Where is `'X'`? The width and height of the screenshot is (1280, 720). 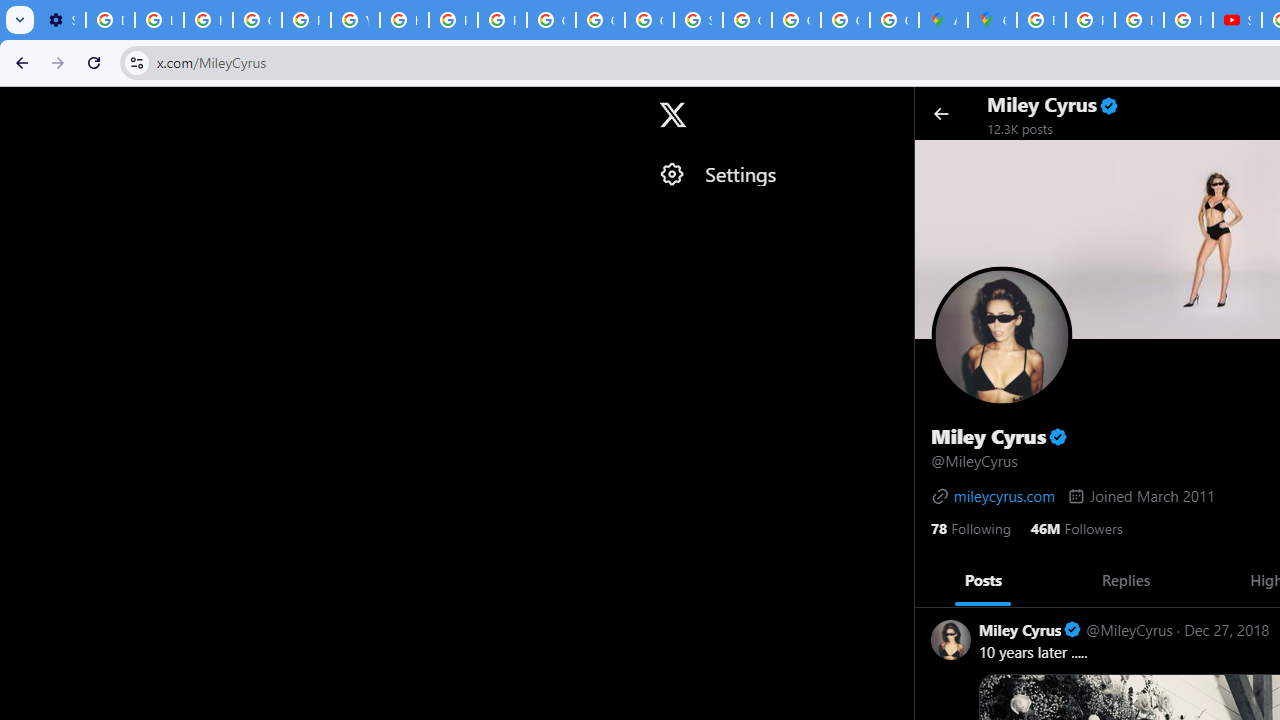
'X' is located at coordinates (672, 115).